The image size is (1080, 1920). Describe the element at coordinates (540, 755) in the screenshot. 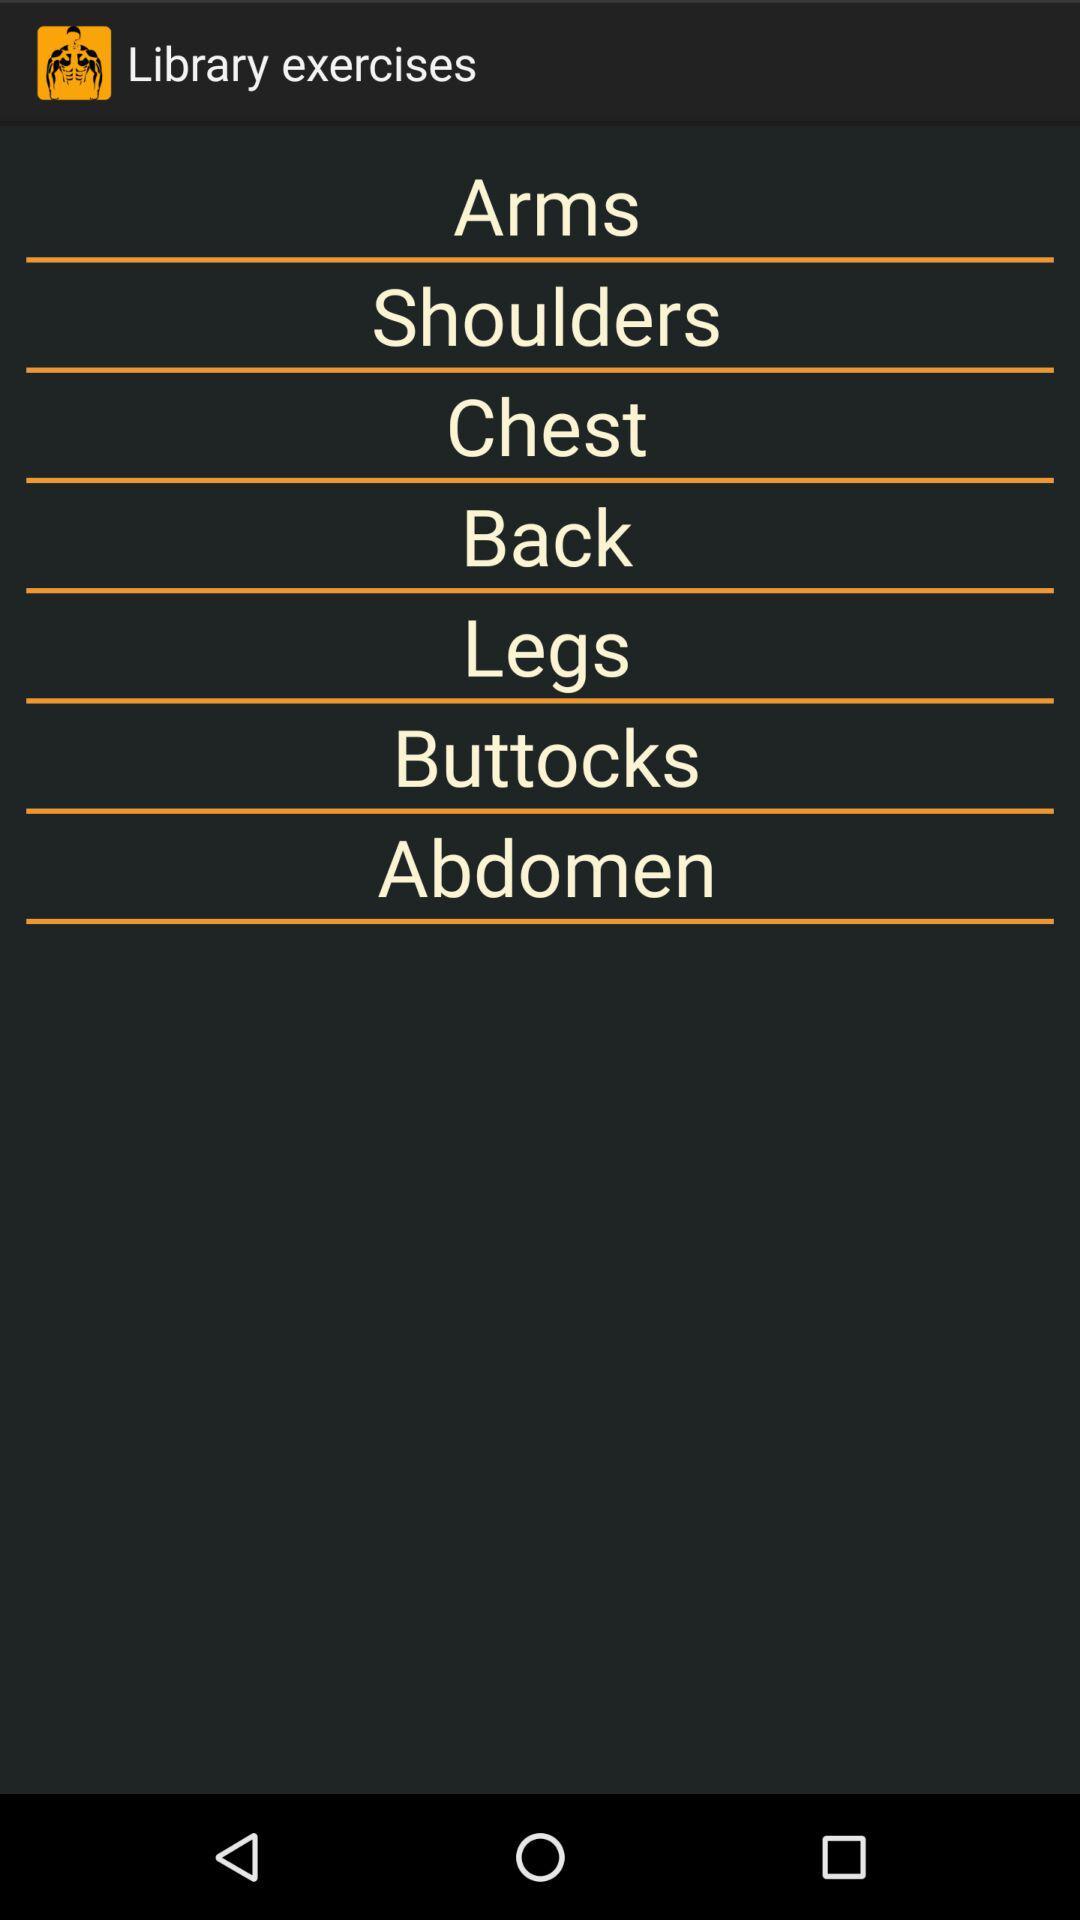

I see `buttocks` at that location.